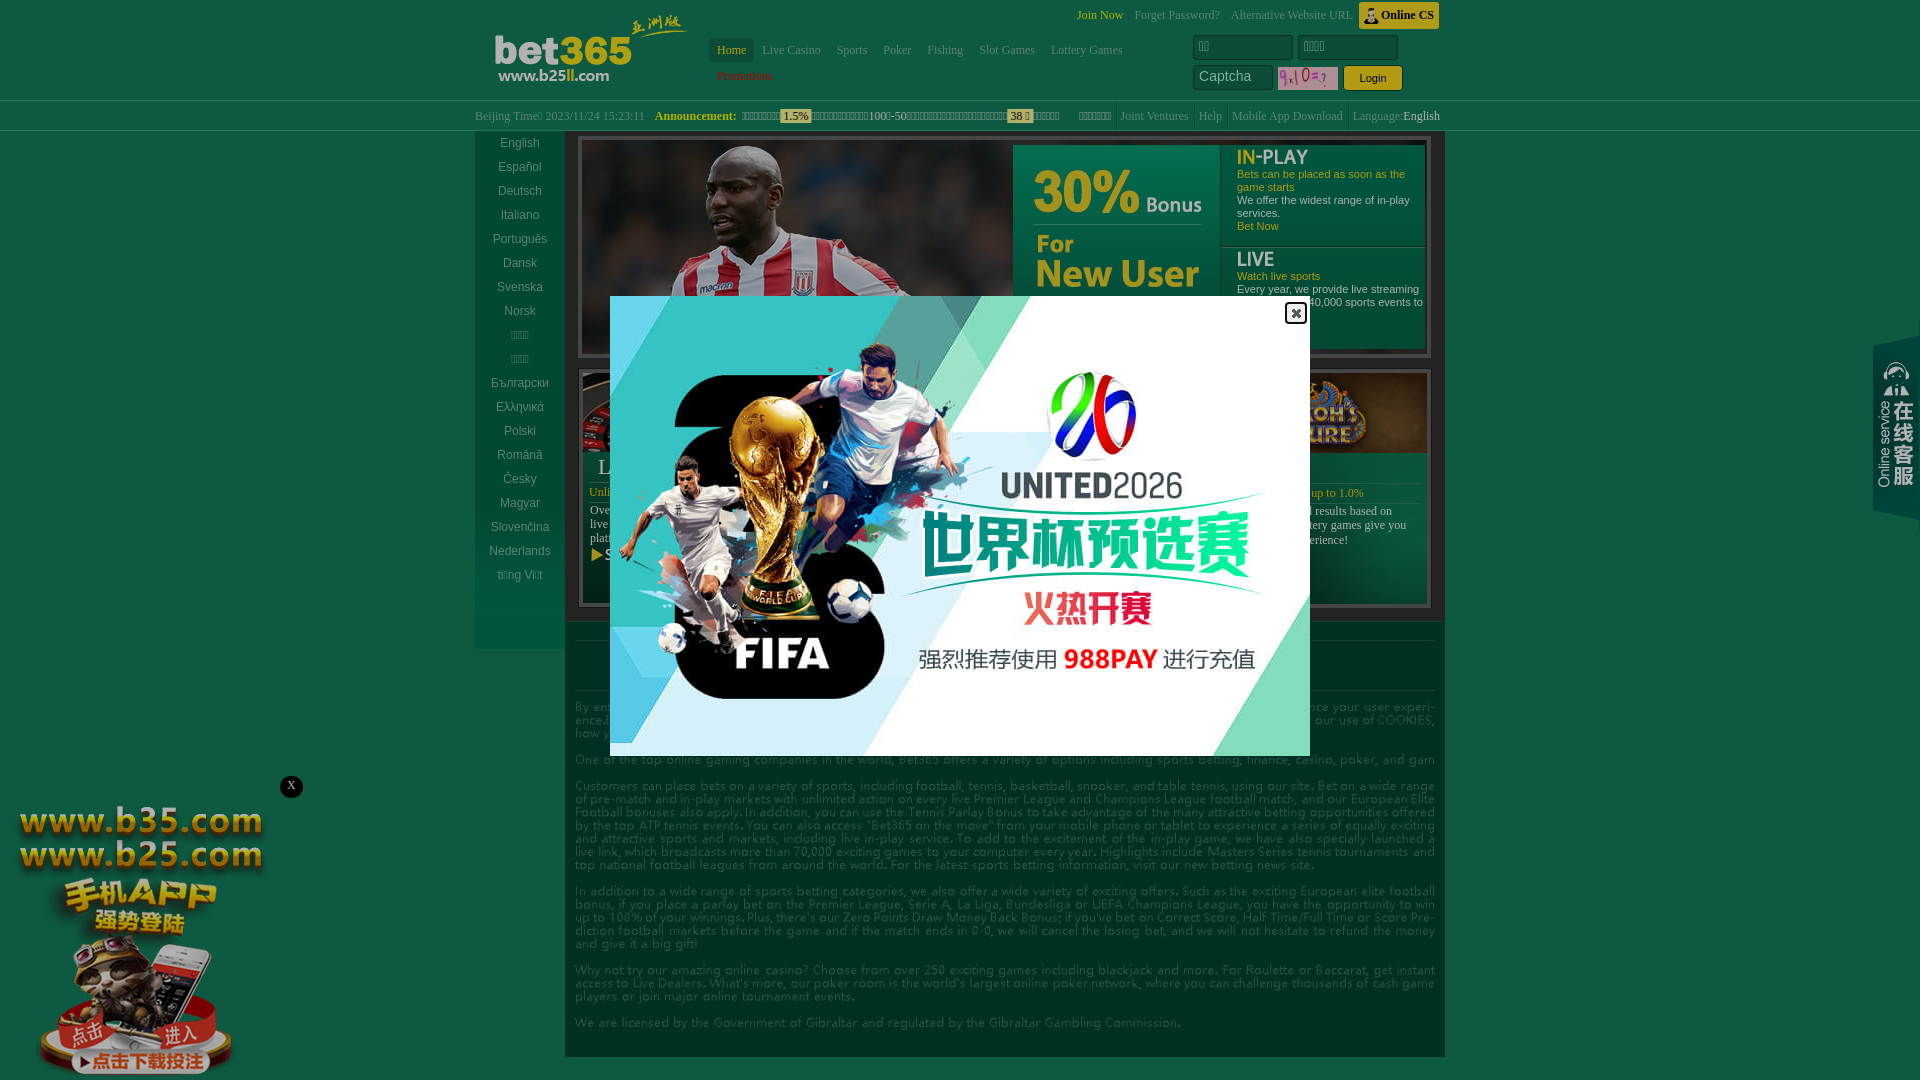  Describe the element at coordinates (1176, 15) in the screenshot. I see `'Forget Password?'` at that location.